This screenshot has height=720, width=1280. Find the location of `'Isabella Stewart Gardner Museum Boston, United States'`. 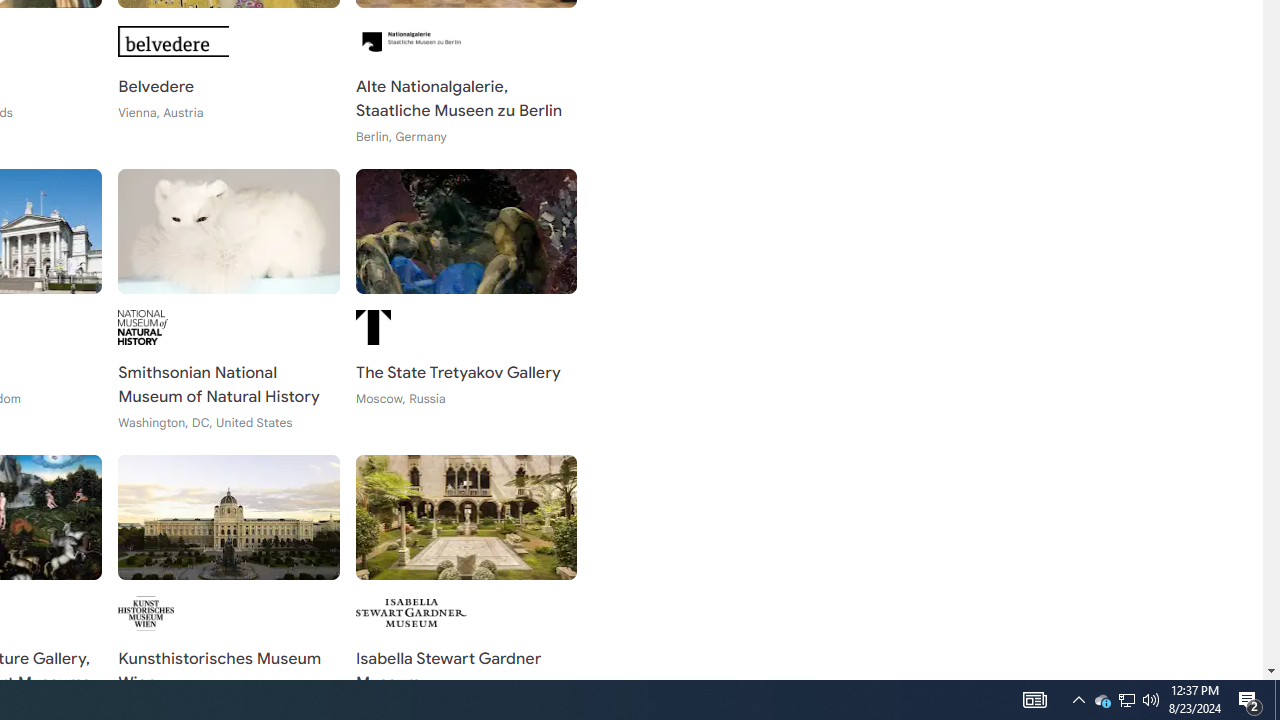

'Isabella Stewart Gardner Museum Boston, United States' is located at coordinates (465, 585).